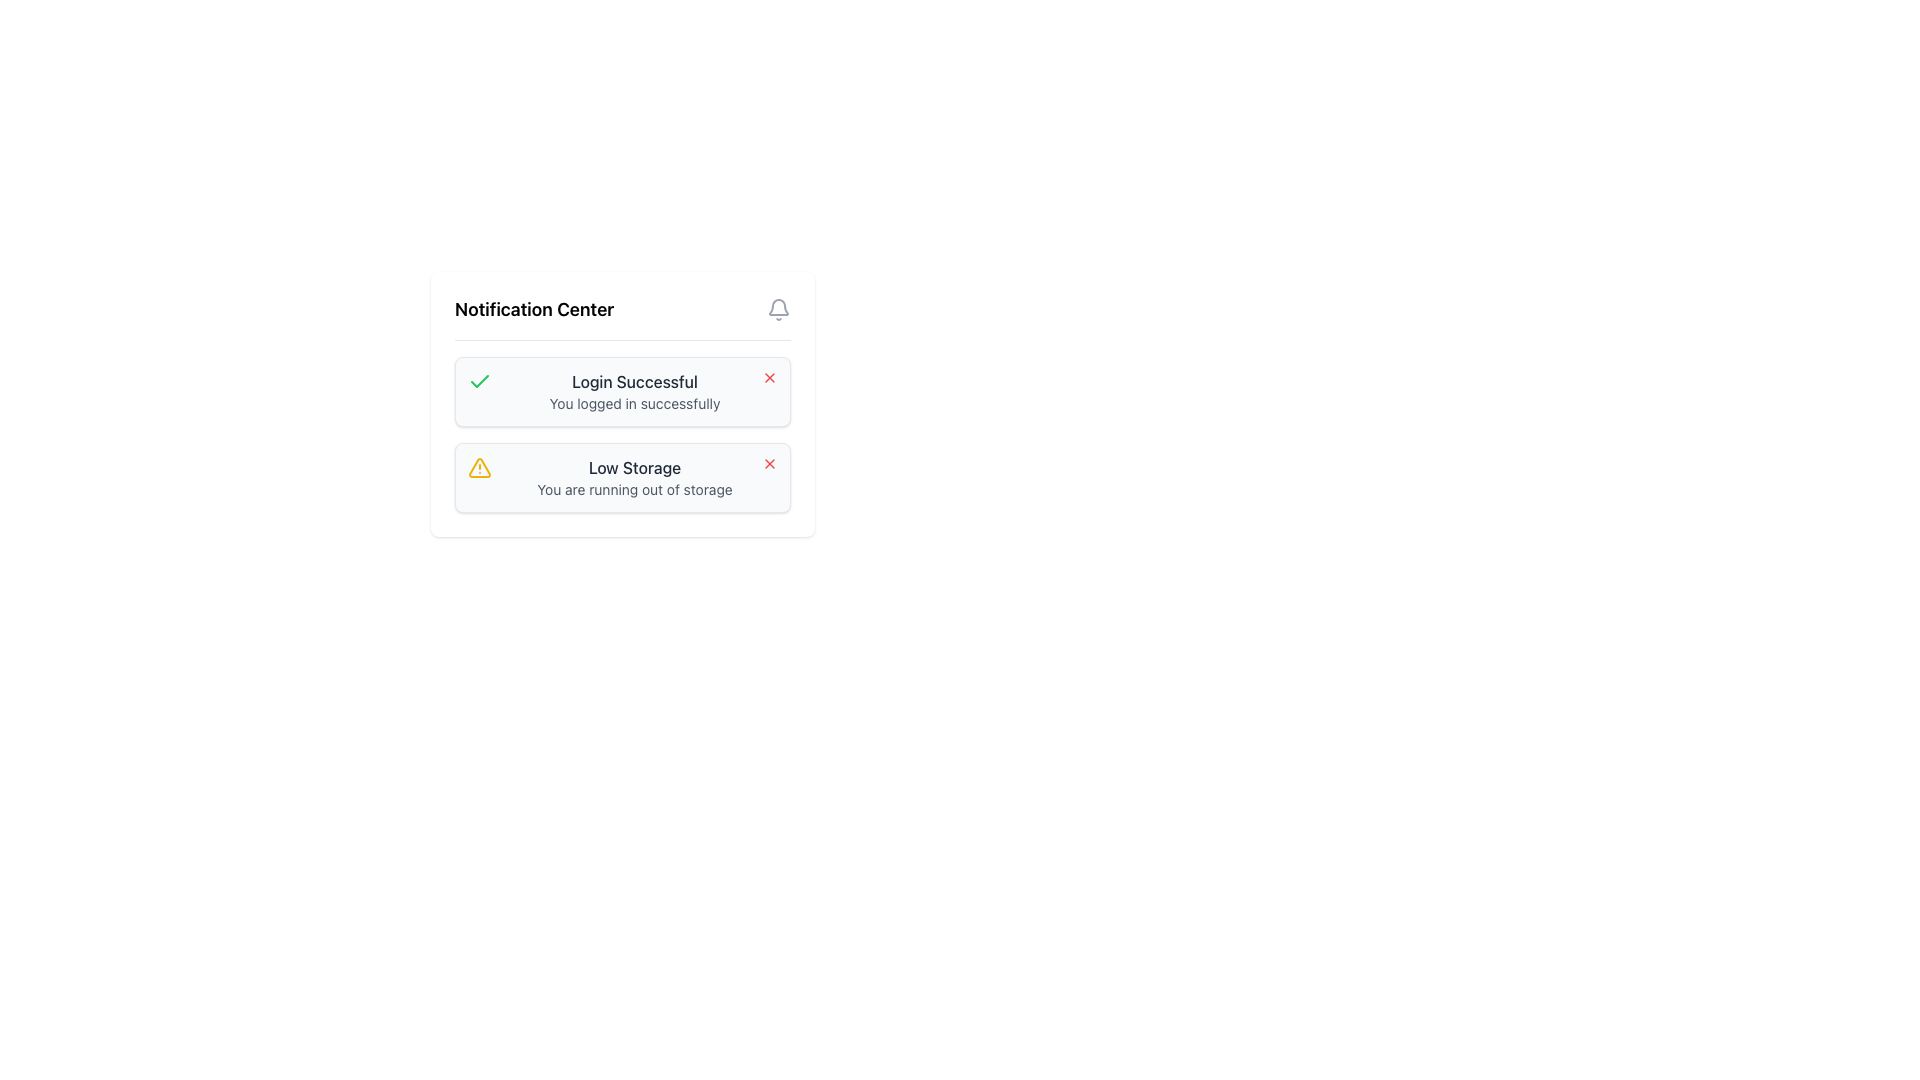 This screenshot has width=1920, height=1080. Describe the element at coordinates (633, 478) in the screenshot. I see `the second notification entry in the Notification Center that informs users about low storage, positioned below the 'Login Successful' notification` at that location.